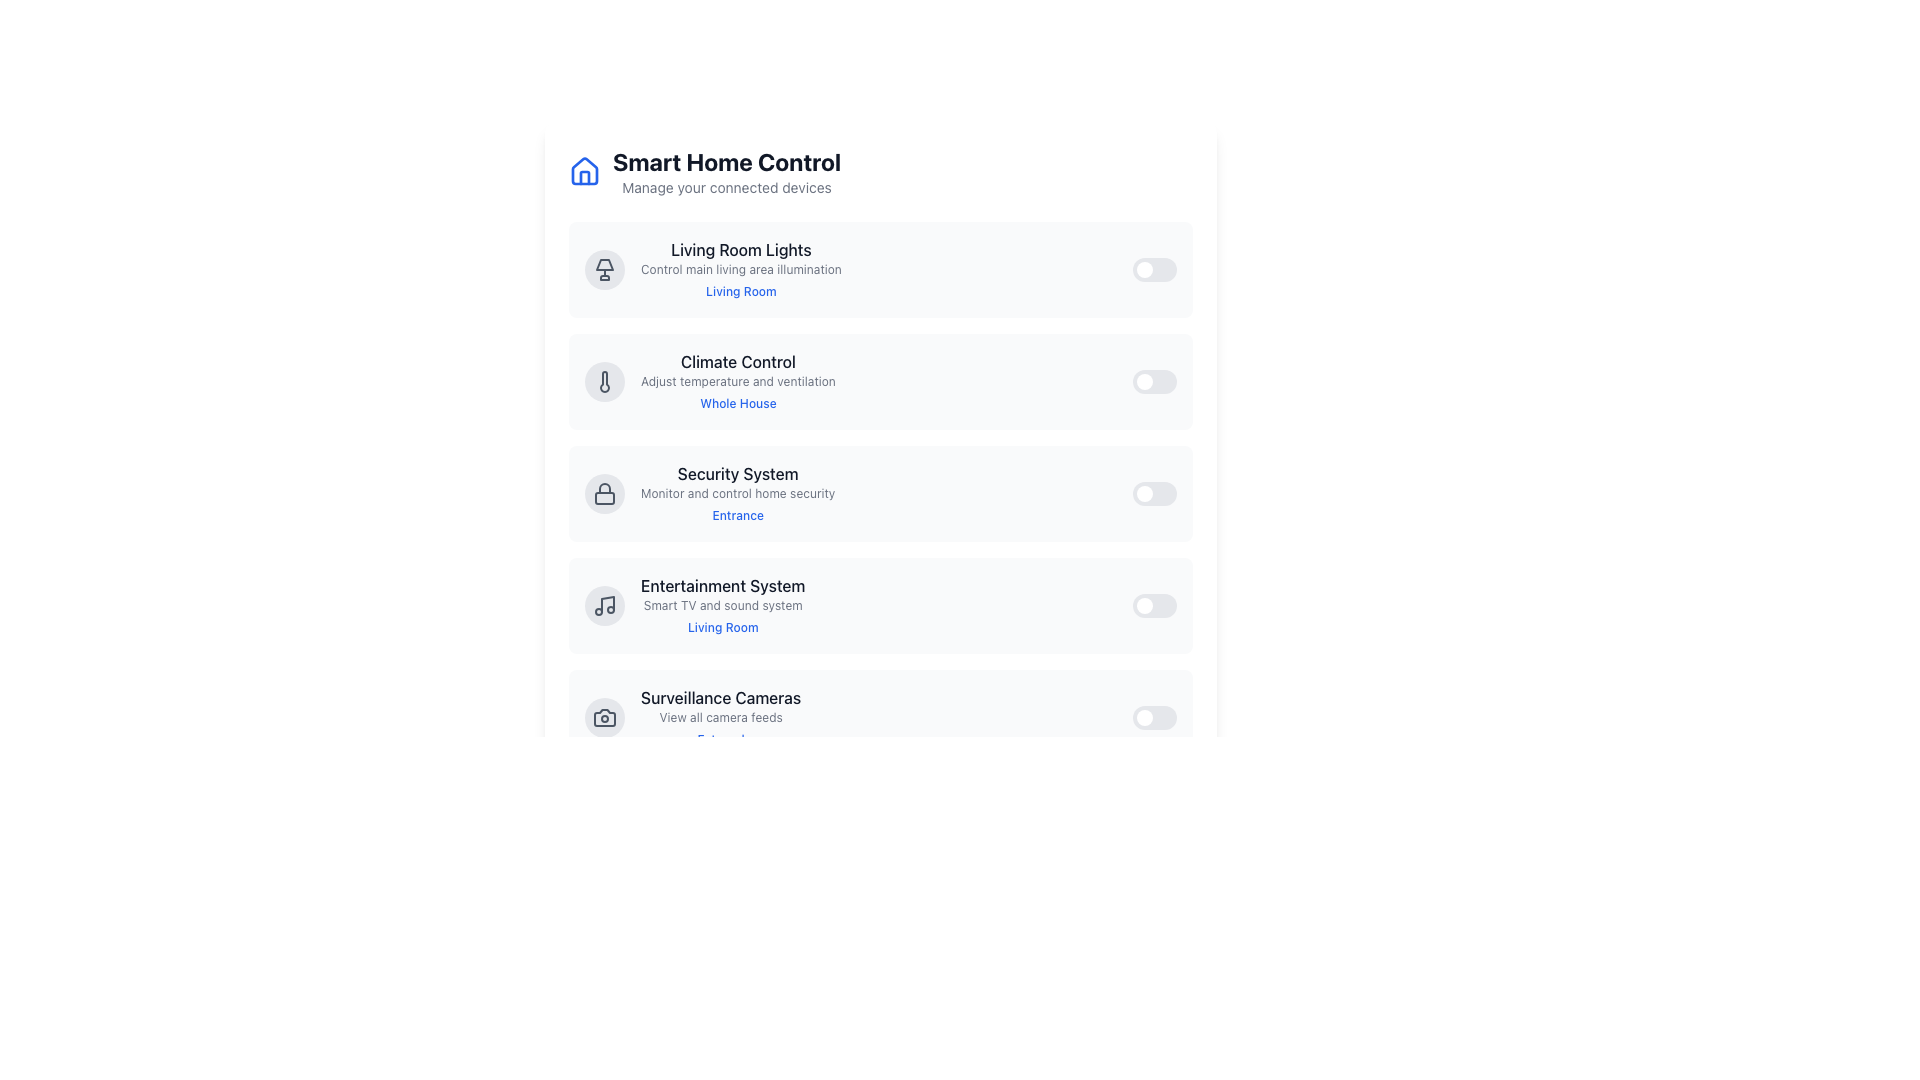 Image resolution: width=1920 pixels, height=1080 pixels. I want to click on the toggle switch on the climate settings control module to change the device's state, so click(880, 381).